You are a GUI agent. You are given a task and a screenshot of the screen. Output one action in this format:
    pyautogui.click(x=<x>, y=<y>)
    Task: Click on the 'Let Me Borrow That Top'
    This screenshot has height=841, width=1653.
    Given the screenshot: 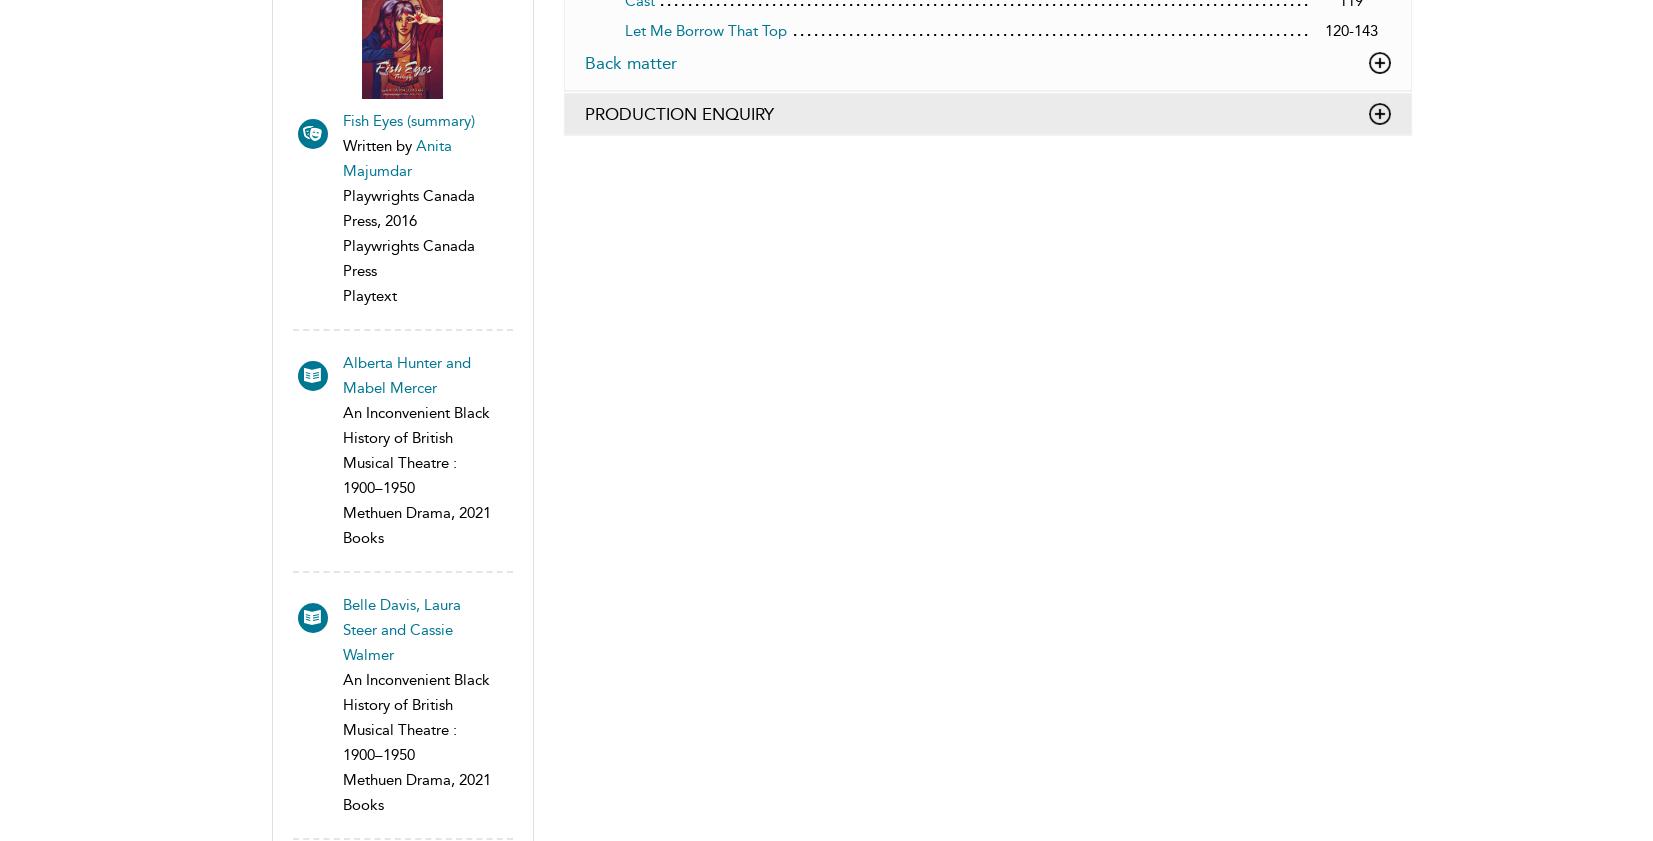 What is the action you would take?
    pyautogui.click(x=704, y=30)
    